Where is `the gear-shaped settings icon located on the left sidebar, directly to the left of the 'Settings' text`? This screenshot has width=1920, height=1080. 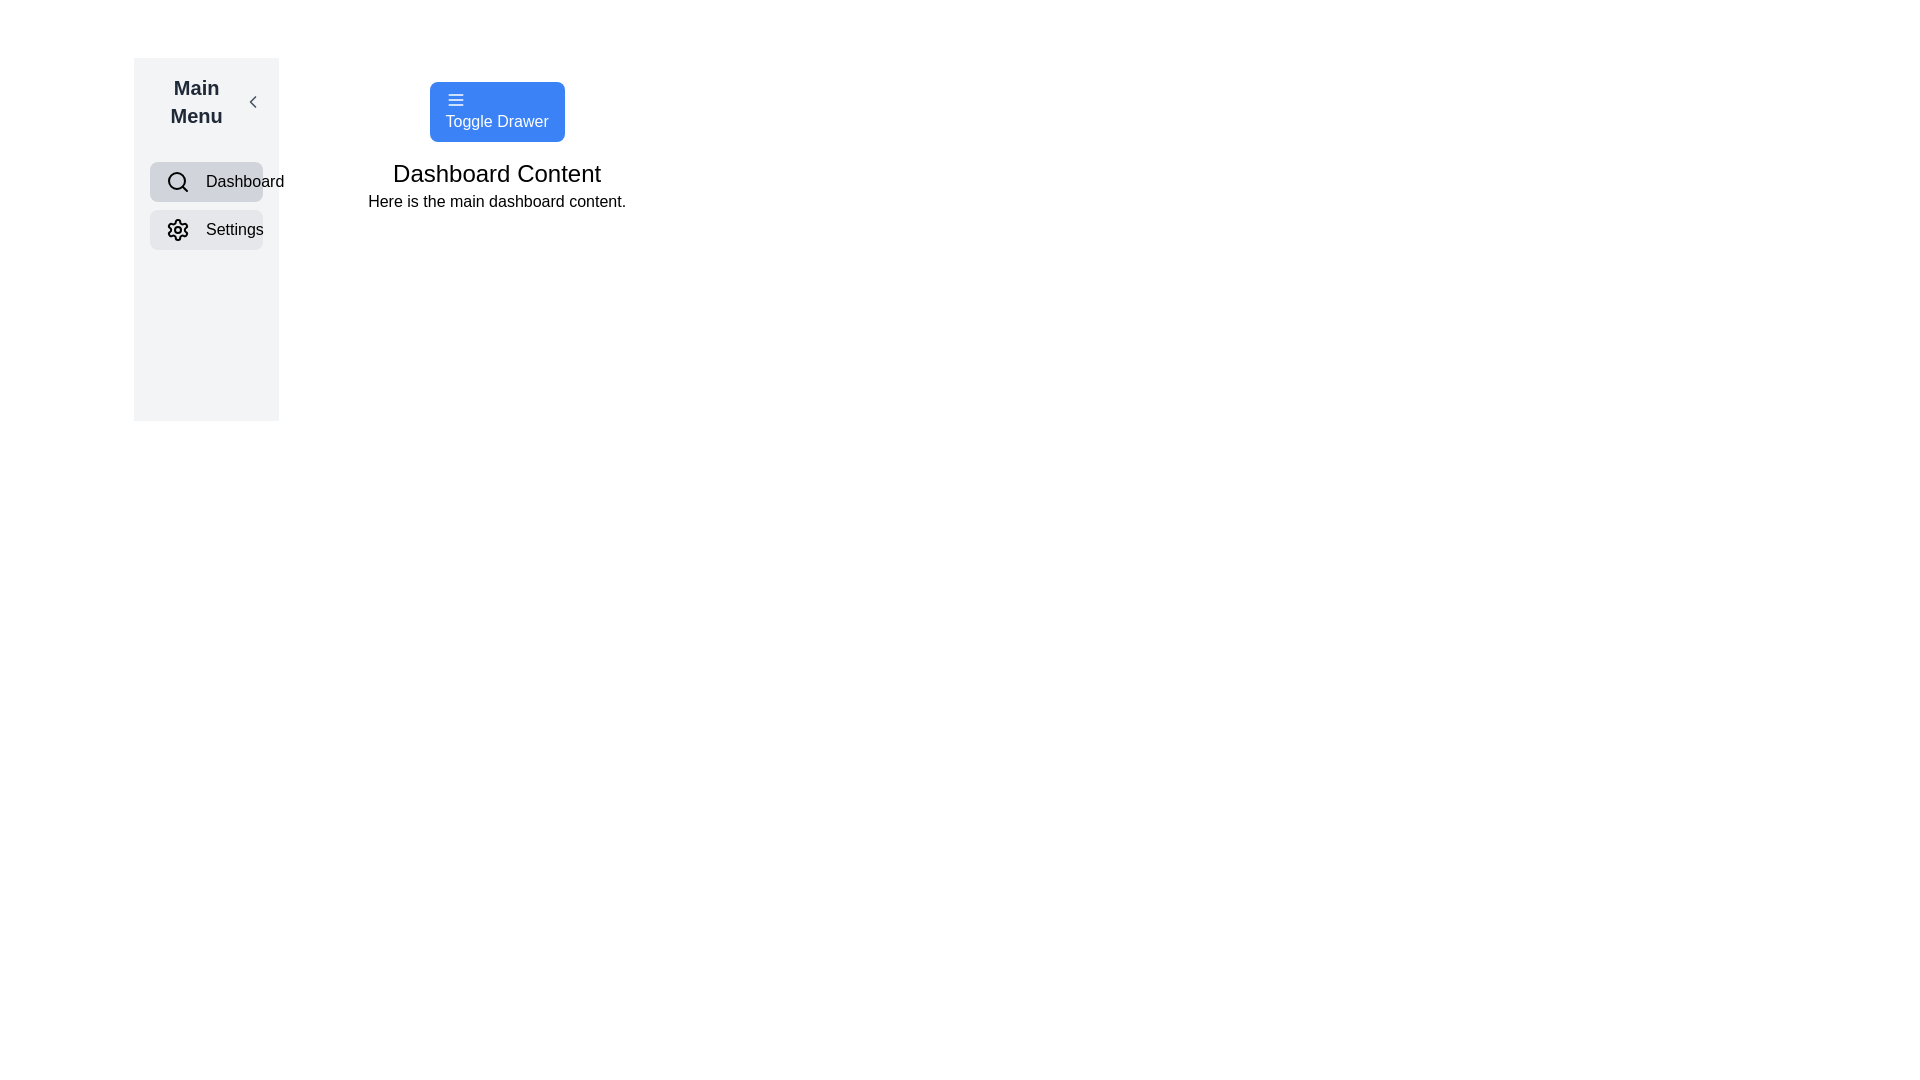 the gear-shaped settings icon located on the left sidebar, directly to the left of the 'Settings' text is located at coordinates (177, 229).